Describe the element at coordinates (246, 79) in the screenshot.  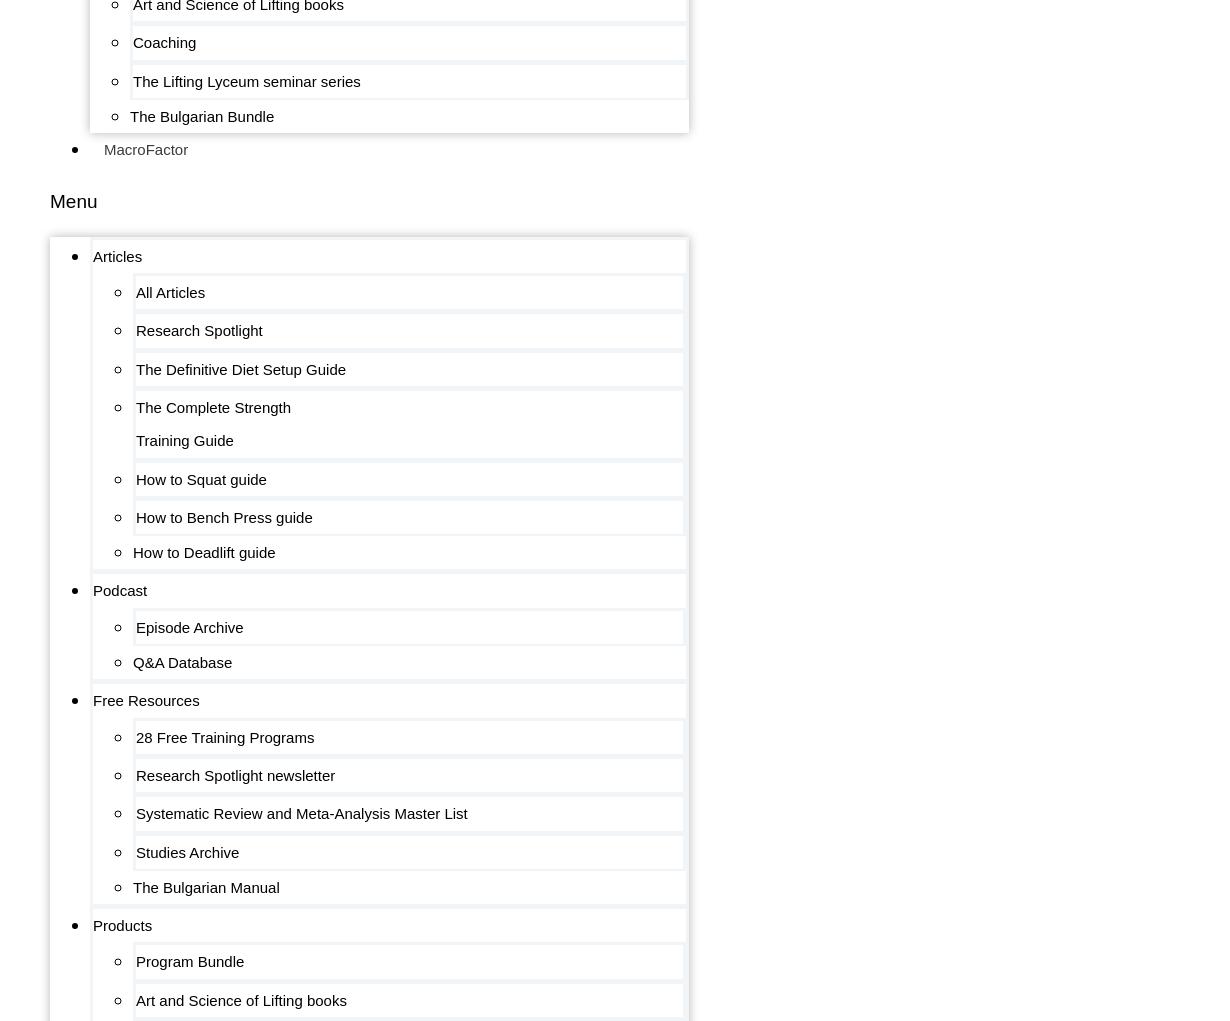
I see `'The Lifting Lyceum seminar series'` at that location.